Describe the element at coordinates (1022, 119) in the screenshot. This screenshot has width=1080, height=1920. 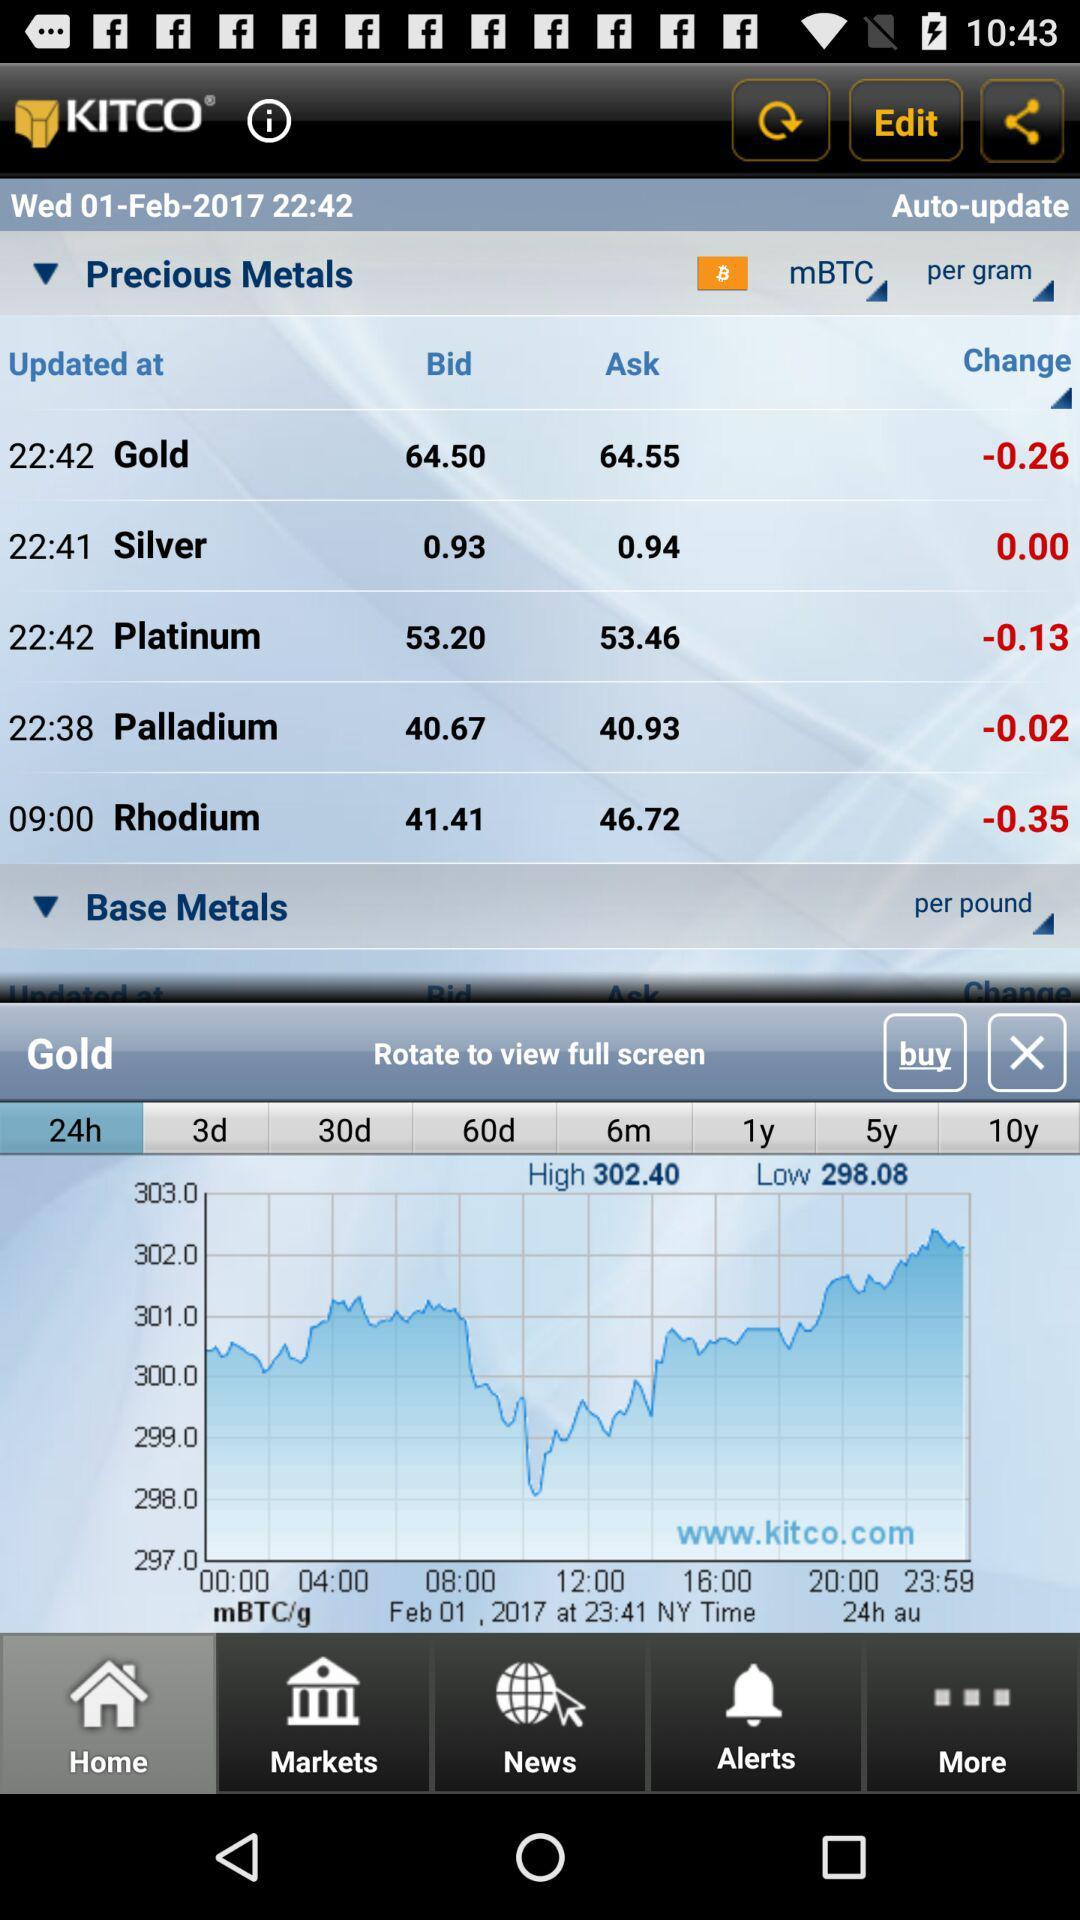
I see `share this page` at that location.